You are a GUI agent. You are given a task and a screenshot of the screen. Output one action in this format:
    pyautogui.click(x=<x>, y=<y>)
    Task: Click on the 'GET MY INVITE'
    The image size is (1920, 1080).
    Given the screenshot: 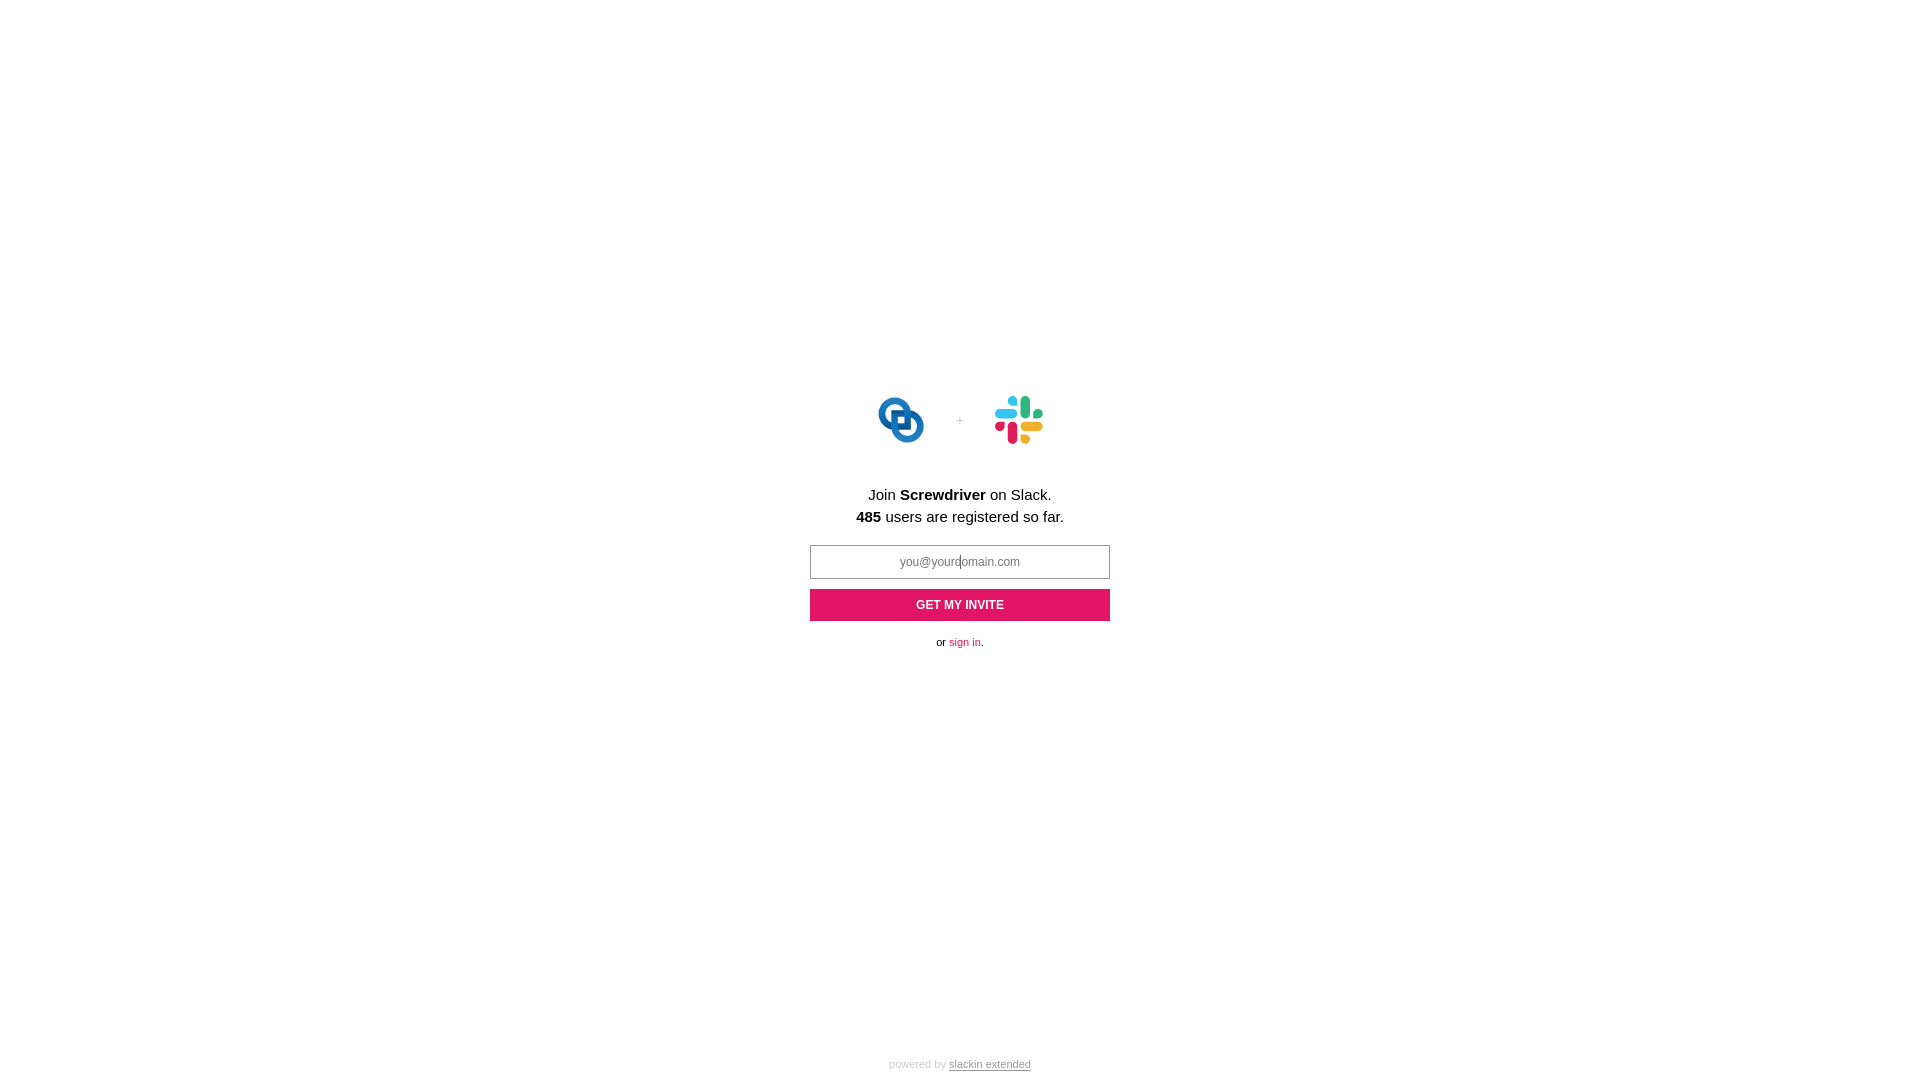 What is the action you would take?
    pyautogui.click(x=960, y=603)
    